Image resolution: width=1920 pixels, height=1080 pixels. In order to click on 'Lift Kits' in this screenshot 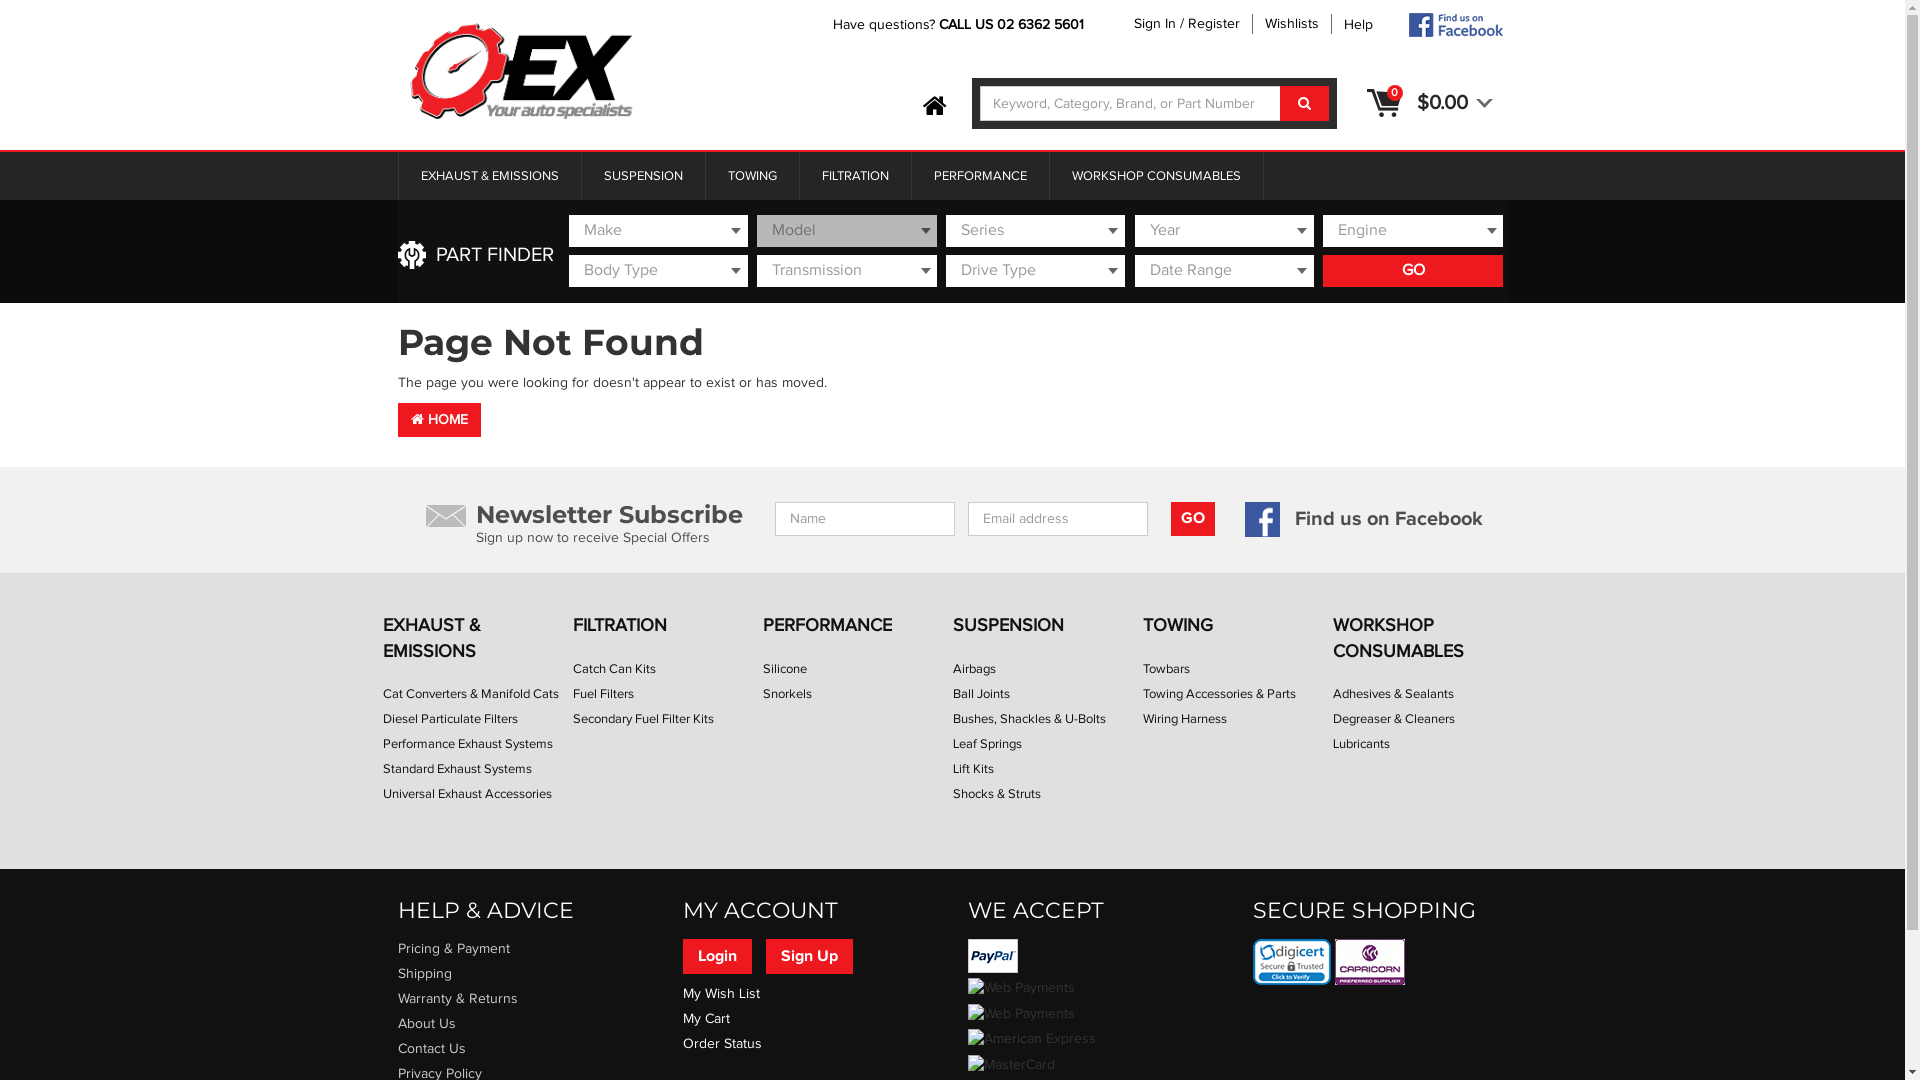, I will do `click(972, 767)`.